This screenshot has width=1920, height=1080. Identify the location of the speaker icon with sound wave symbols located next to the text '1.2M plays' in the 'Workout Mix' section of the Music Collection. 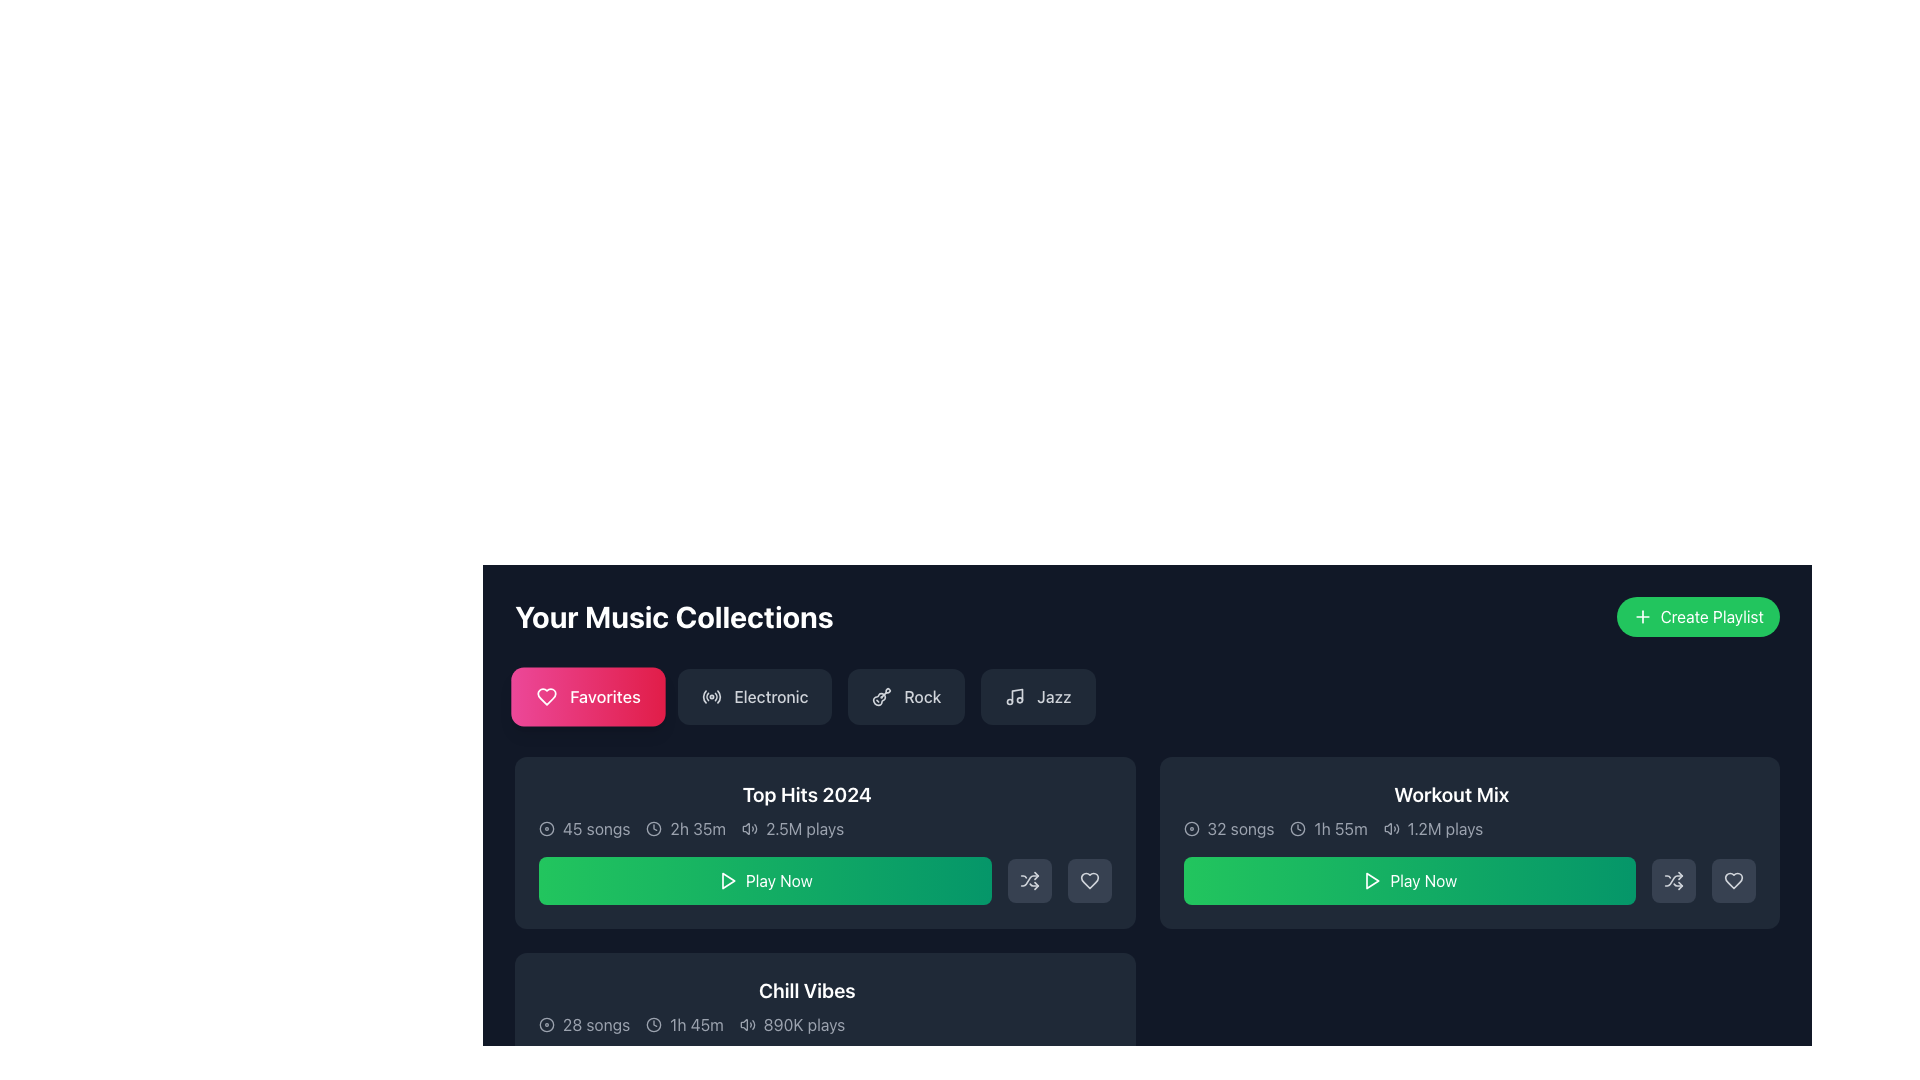
(1390, 829).